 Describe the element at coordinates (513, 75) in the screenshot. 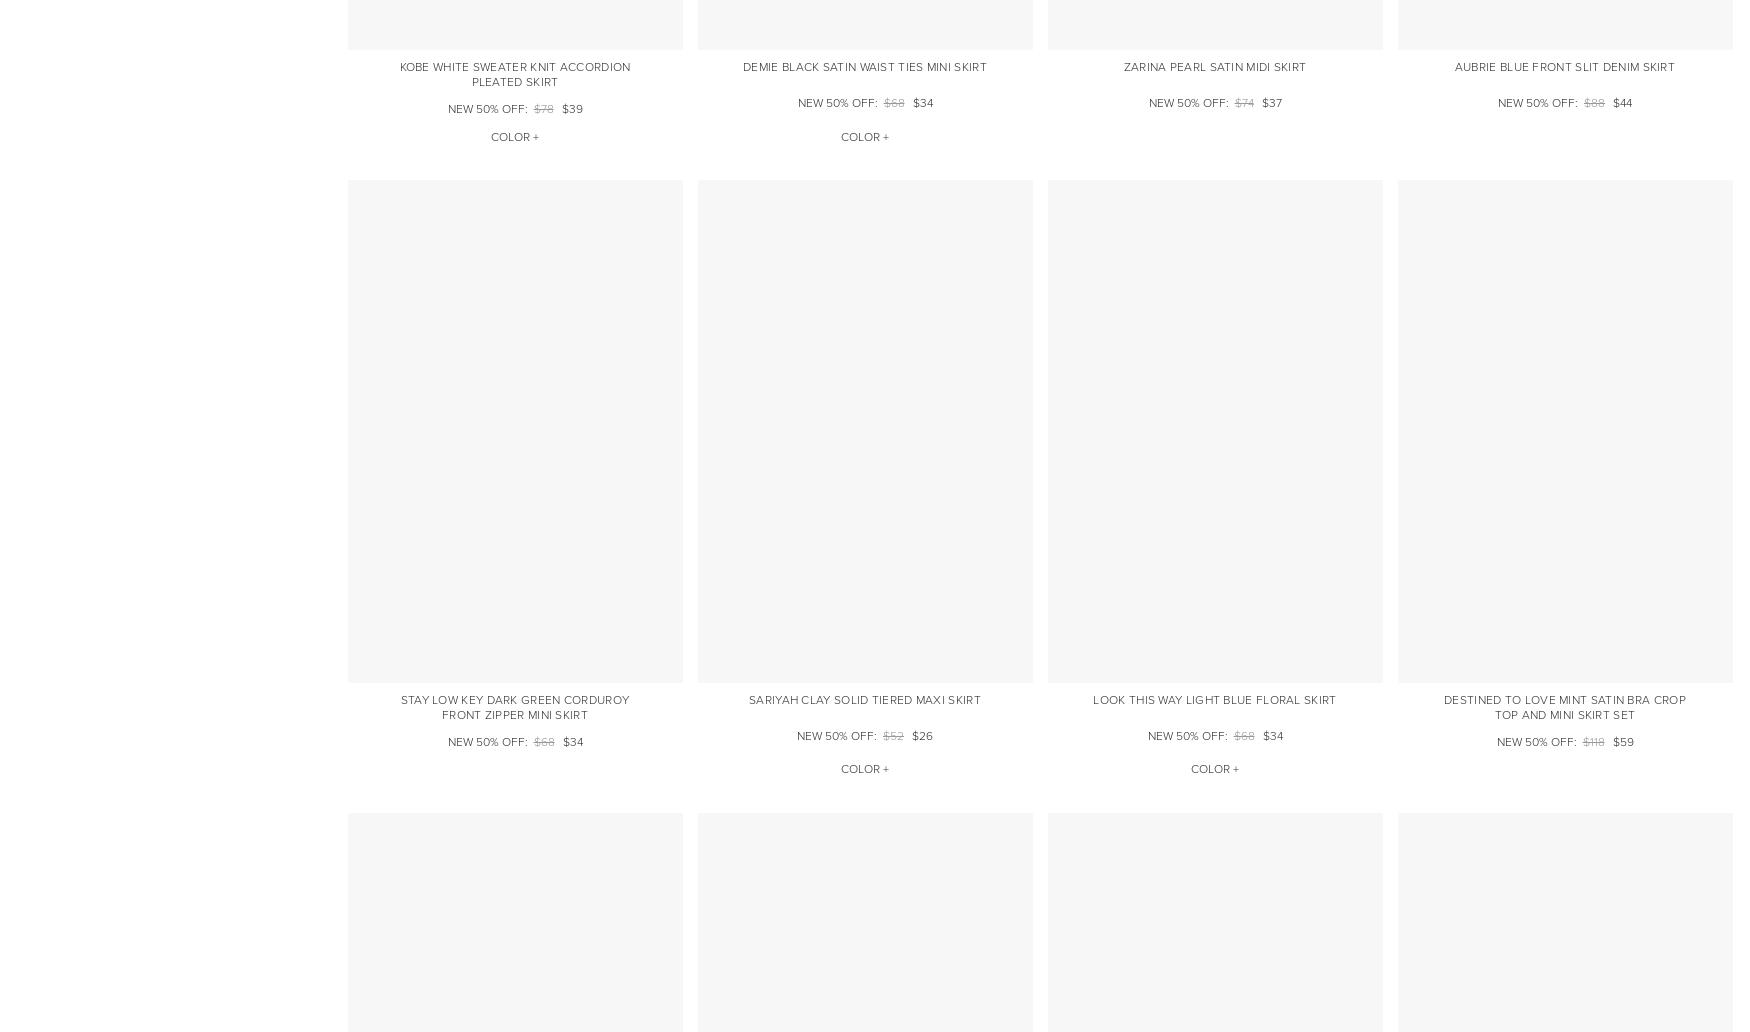

I see `'Kobe White Sweater Knit Accordion Pleated Skirt'` at that location.